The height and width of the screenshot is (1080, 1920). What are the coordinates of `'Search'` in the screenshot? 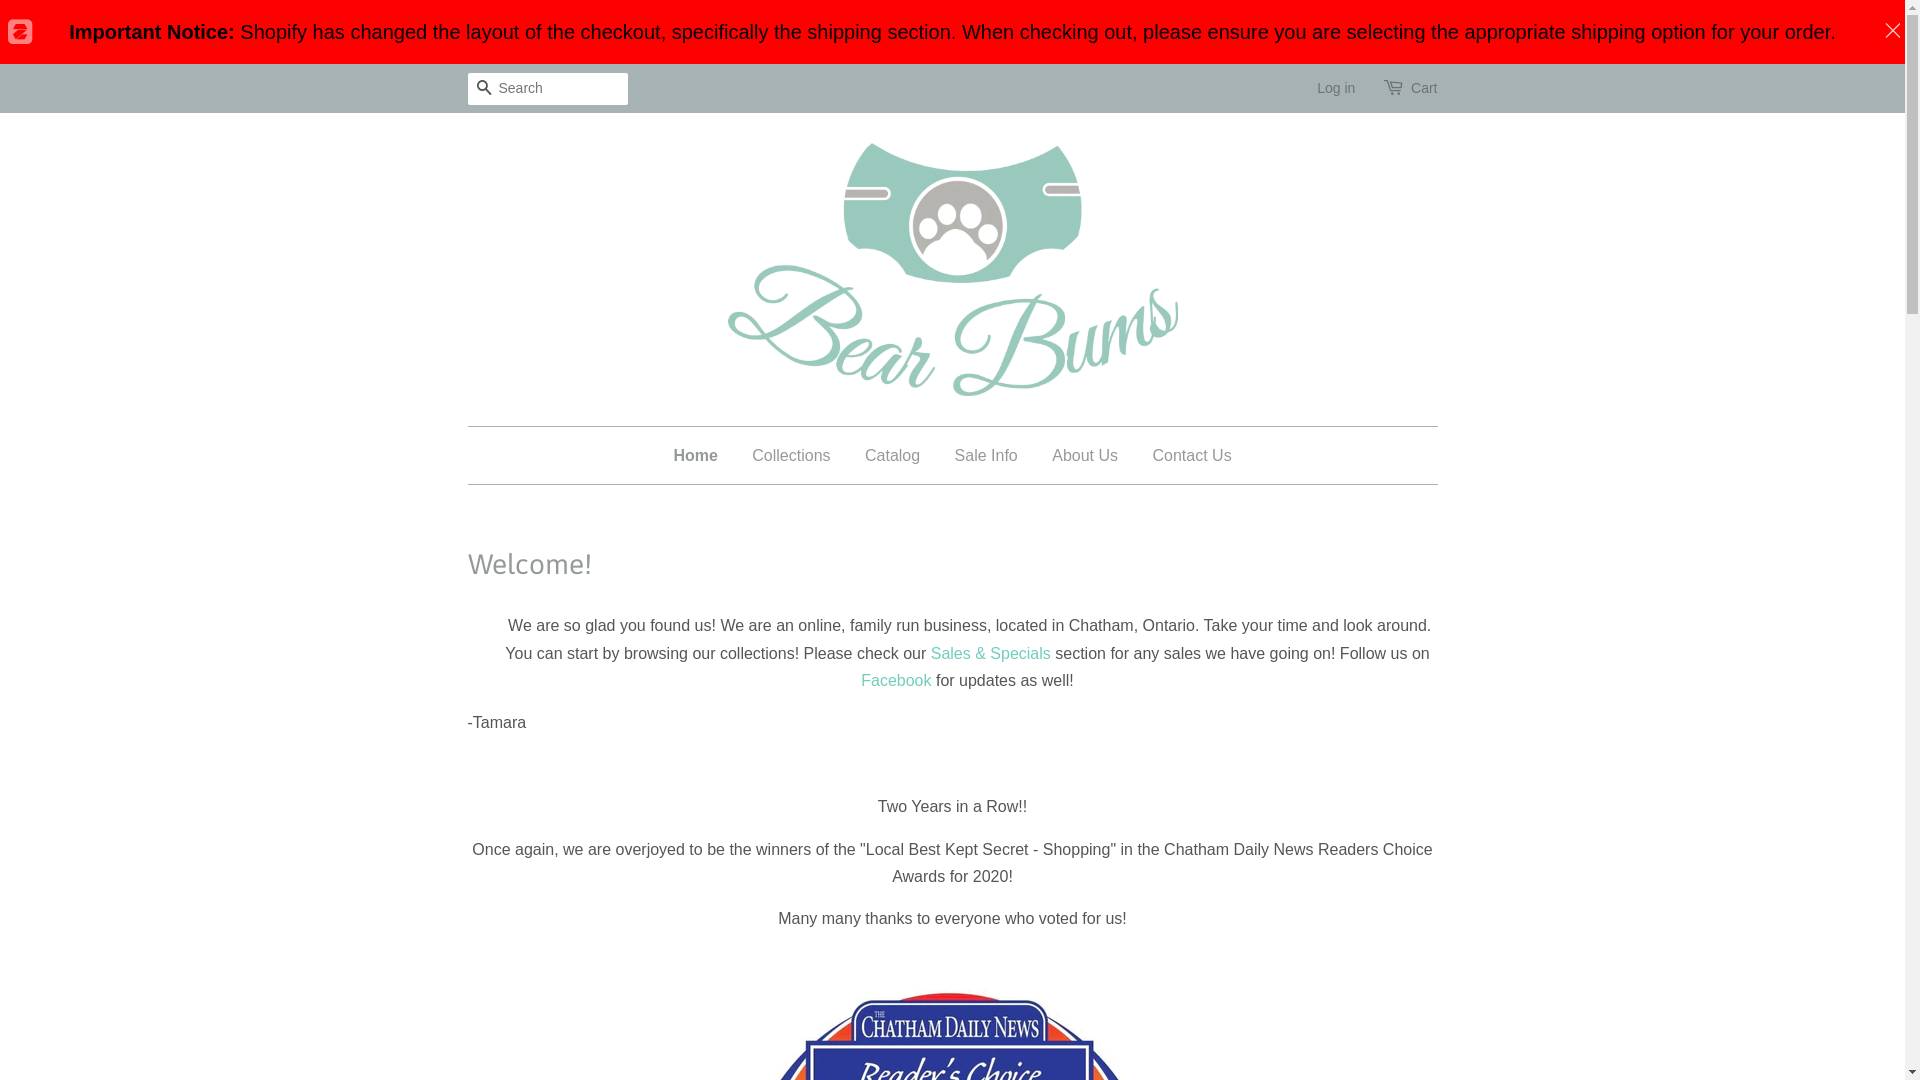 It's located at (484, 88).